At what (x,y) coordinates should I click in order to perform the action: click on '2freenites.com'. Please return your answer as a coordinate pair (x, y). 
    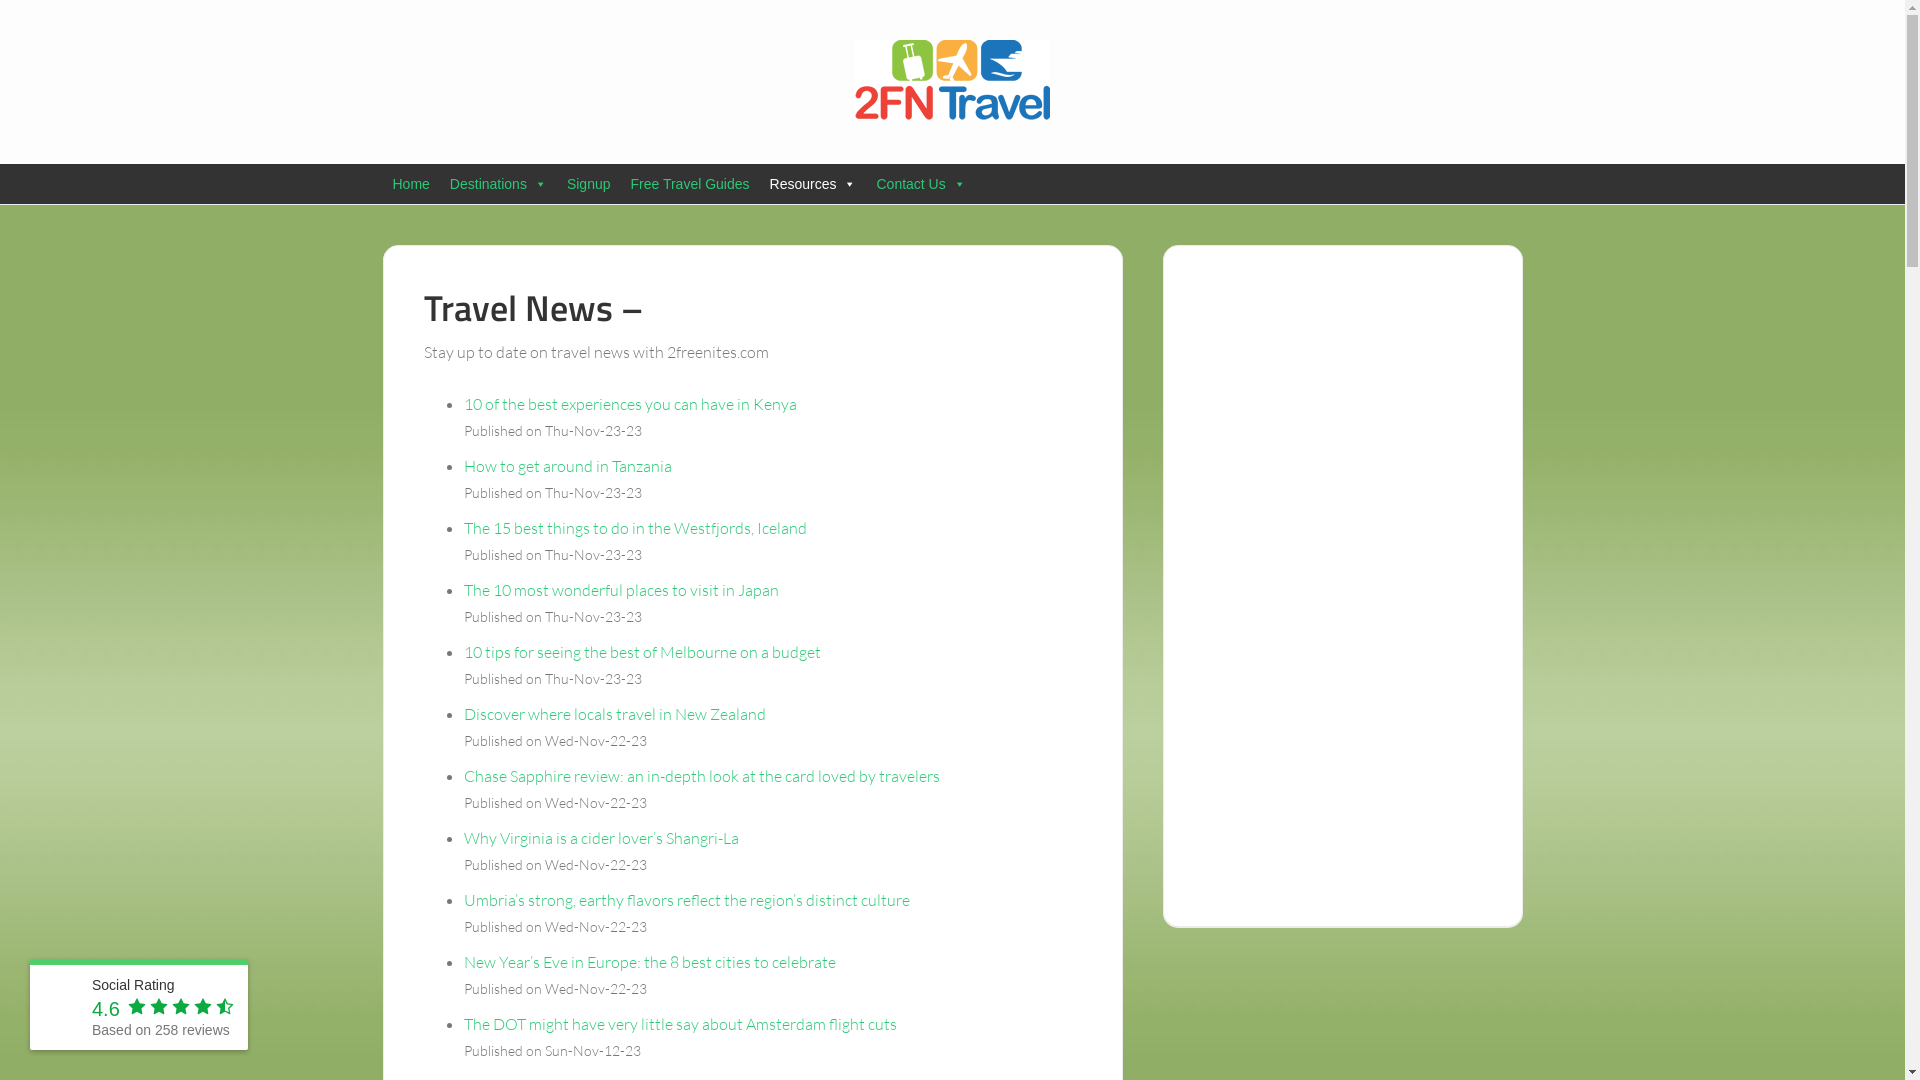
    Looking at the image, I should click on (950, 79).